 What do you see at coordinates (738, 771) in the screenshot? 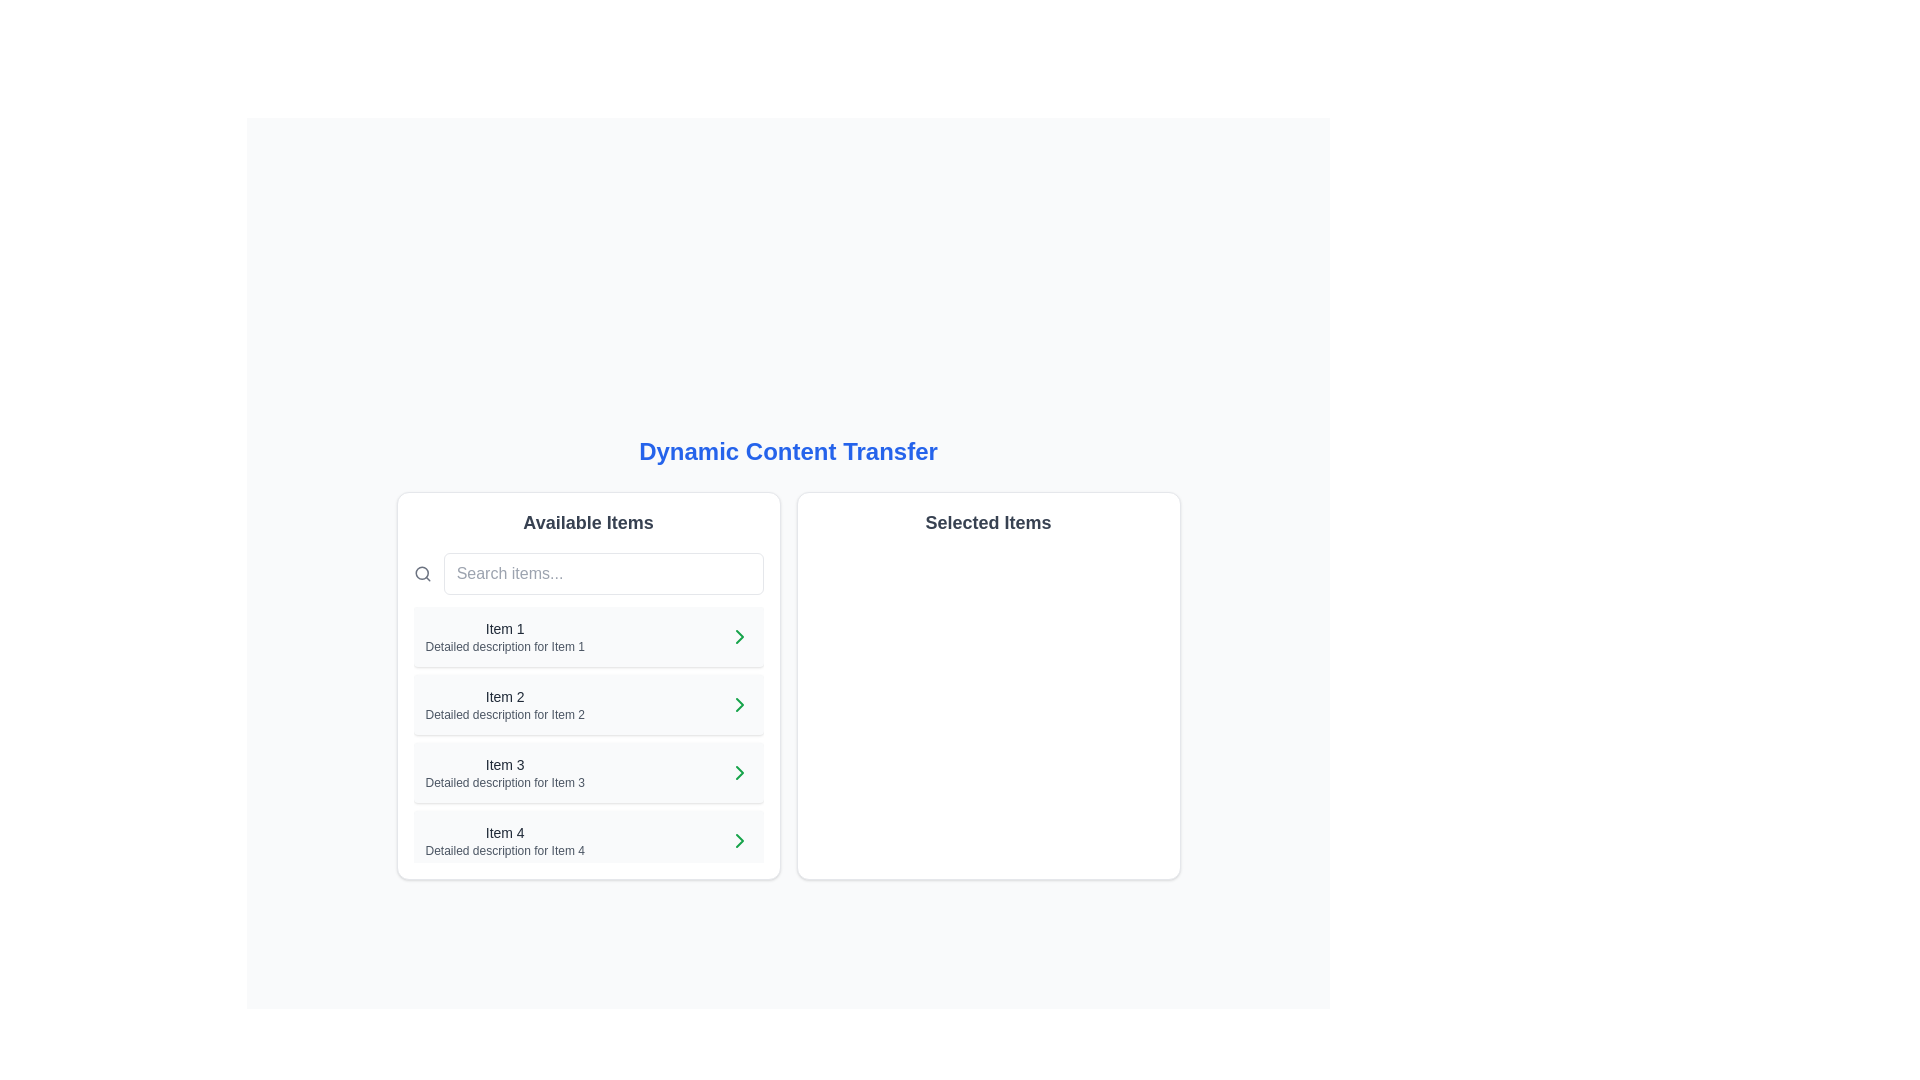
I see `the navigational icon located to the far right of the third item` at bounding box center [738, 771].